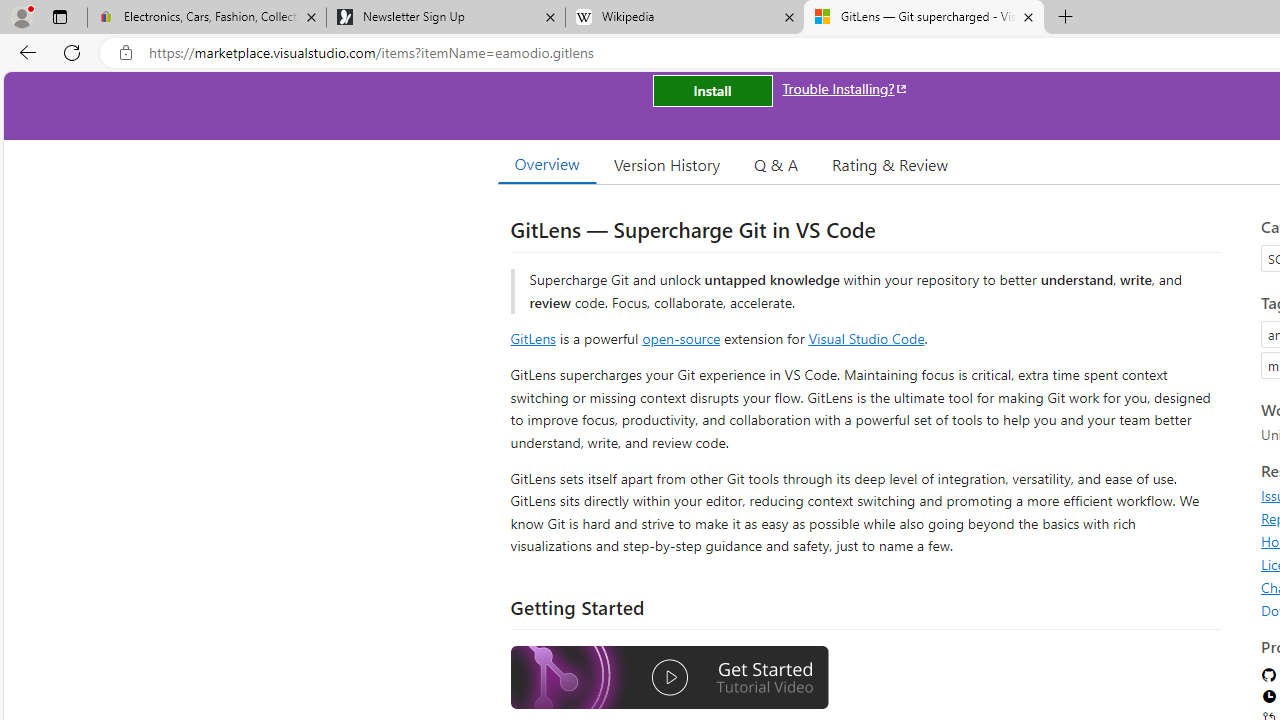 The height and width of the screenshot is (720, 1280). Describe the element at coordinates (681, 337) in the screenshot. I see `'open-source'` at that location.